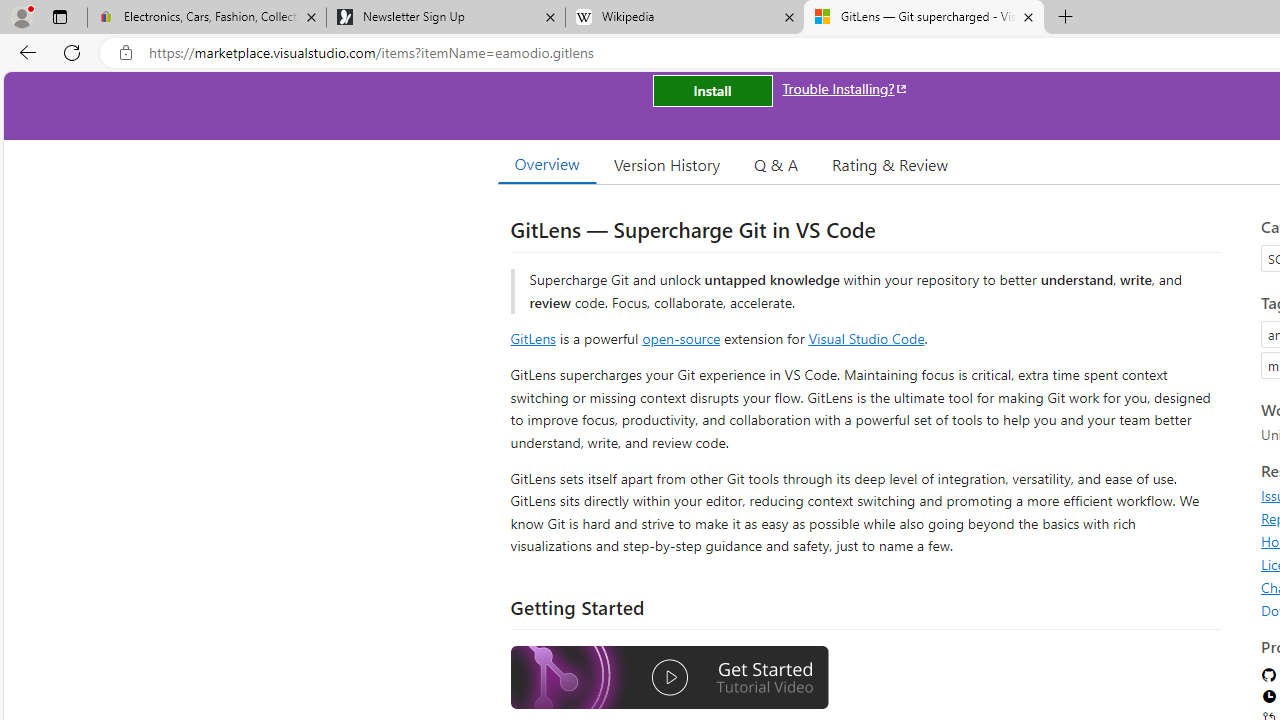 The height and width of the screenshot is (720, 1280). Describe the element at coordinates (681, 337) in the screenshot. I see `'open-source'` at that location.